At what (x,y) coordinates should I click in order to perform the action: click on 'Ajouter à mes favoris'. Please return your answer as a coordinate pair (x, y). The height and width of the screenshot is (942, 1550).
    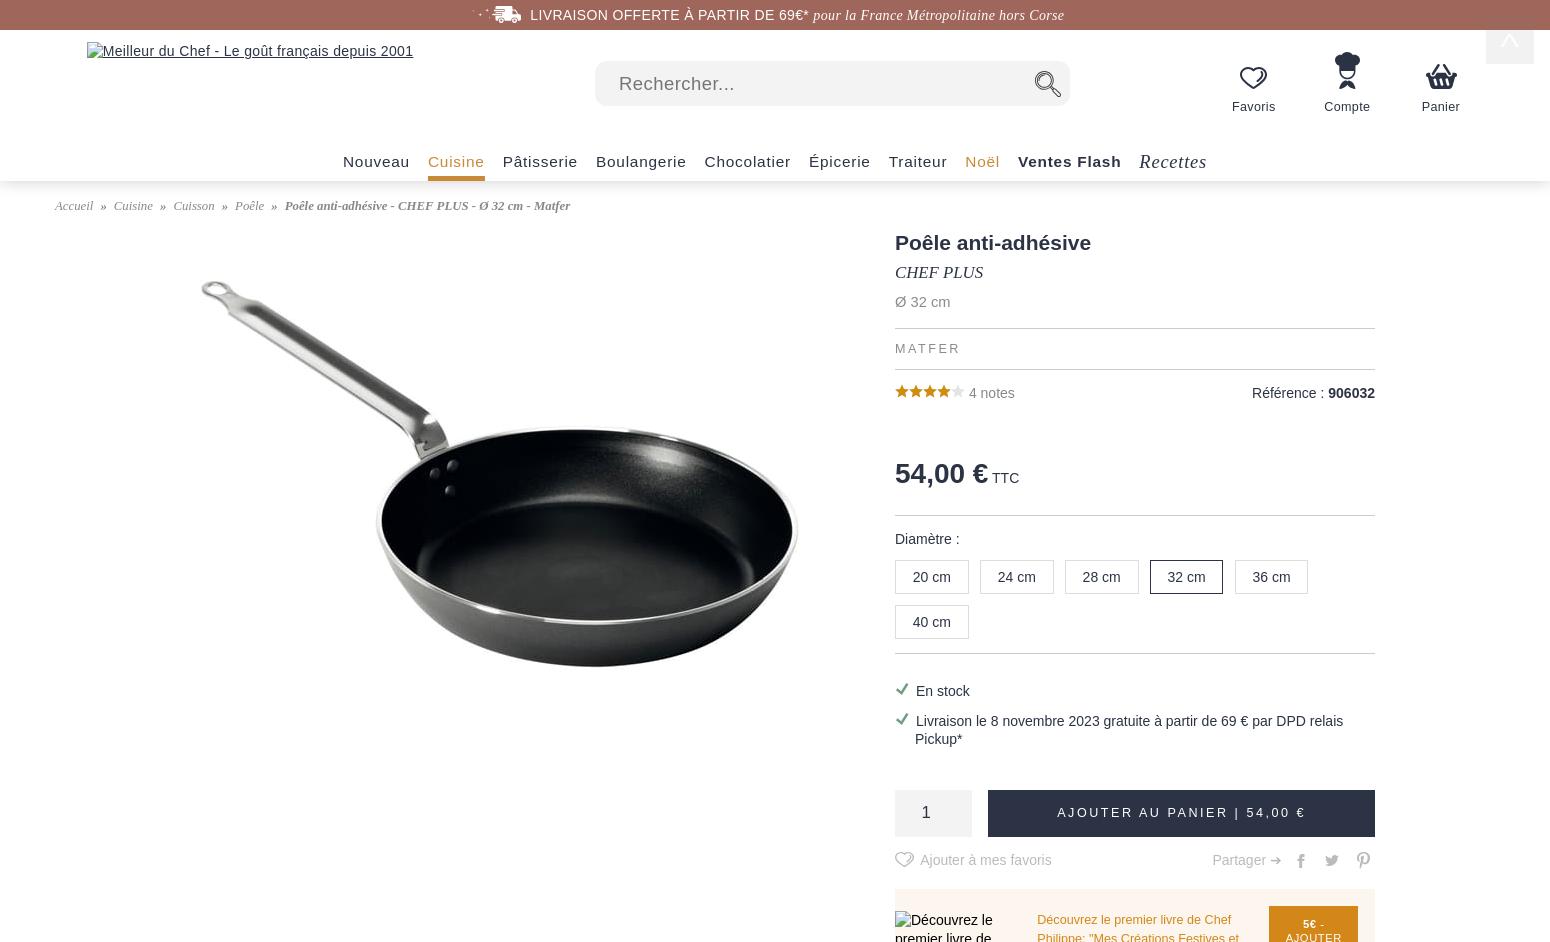
    Looking at the image, I should click on (984, 859).